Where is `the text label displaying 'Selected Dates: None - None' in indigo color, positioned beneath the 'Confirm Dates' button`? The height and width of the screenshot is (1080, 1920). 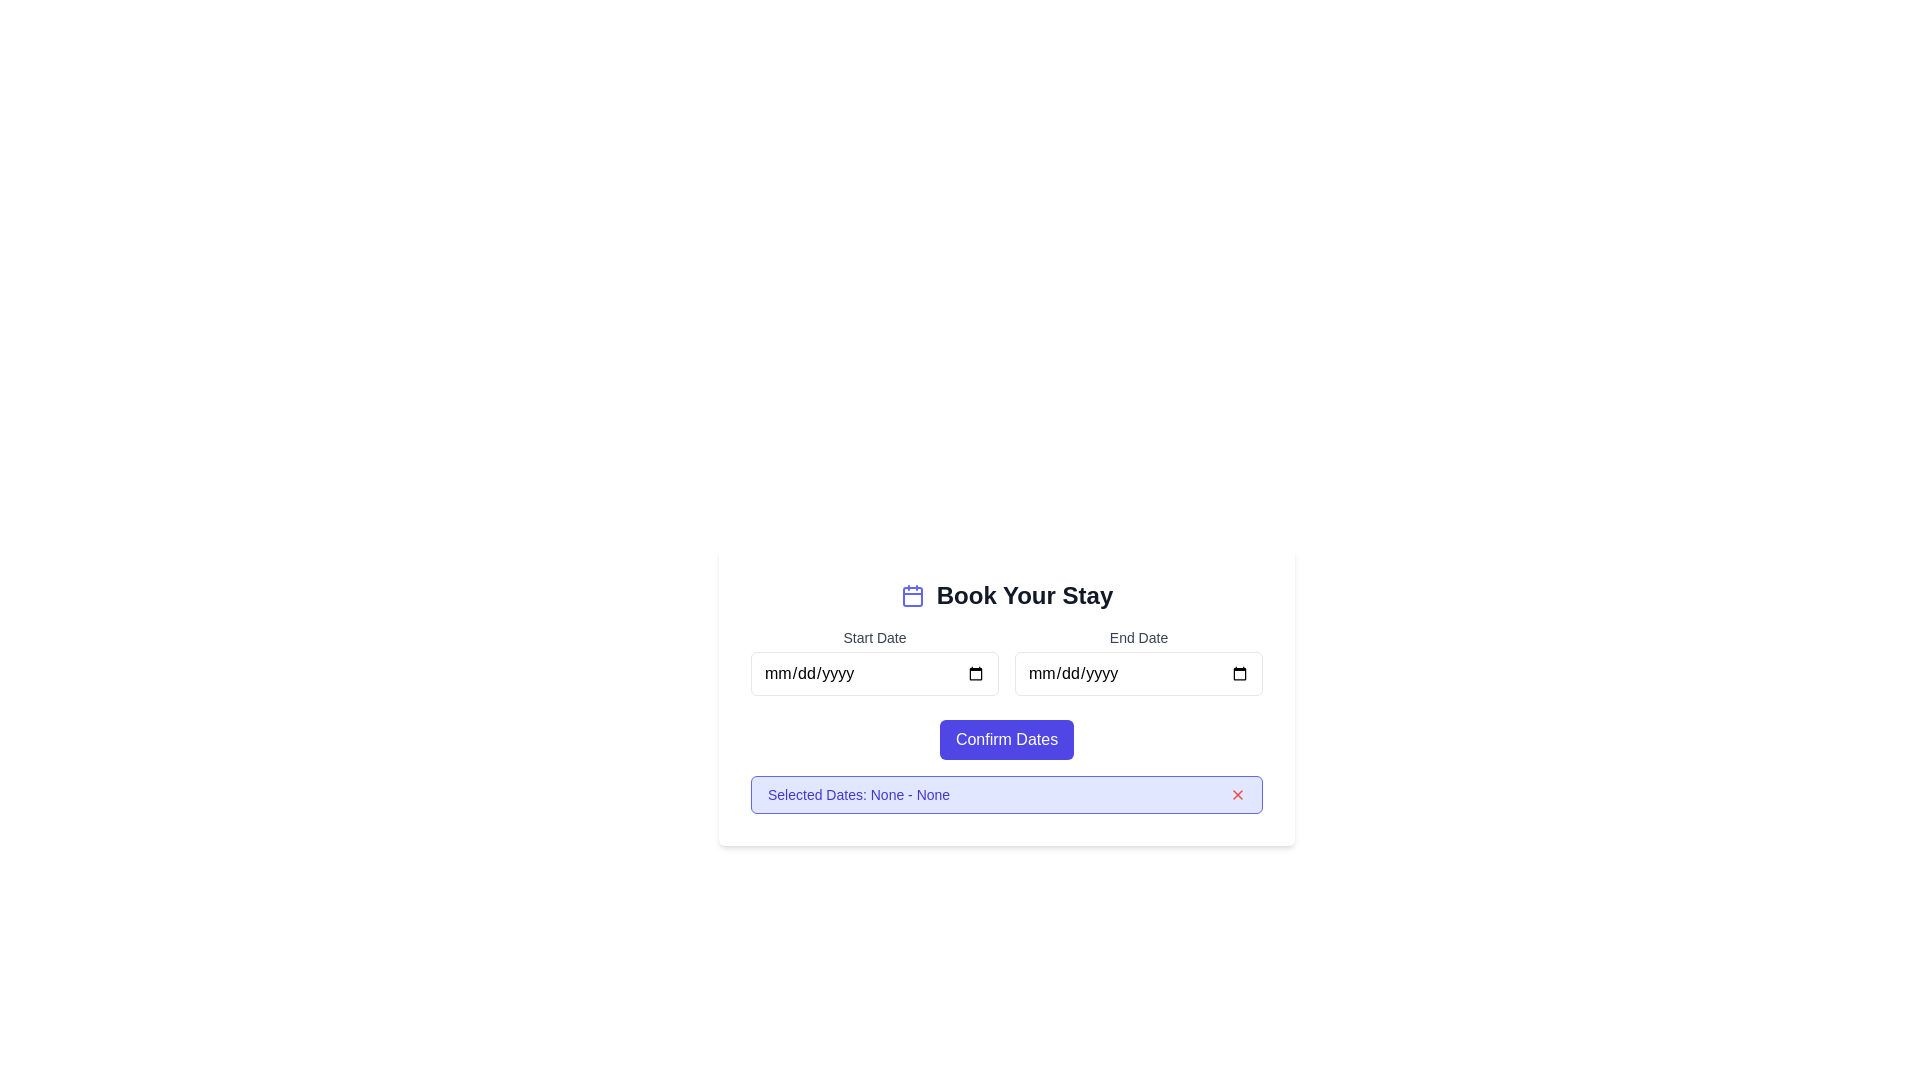 the text label displaying 'Selected Dates: None - None' in indigo color, positioned beneath the 'Confirm Dates' button is located at coordinates (859, 793).